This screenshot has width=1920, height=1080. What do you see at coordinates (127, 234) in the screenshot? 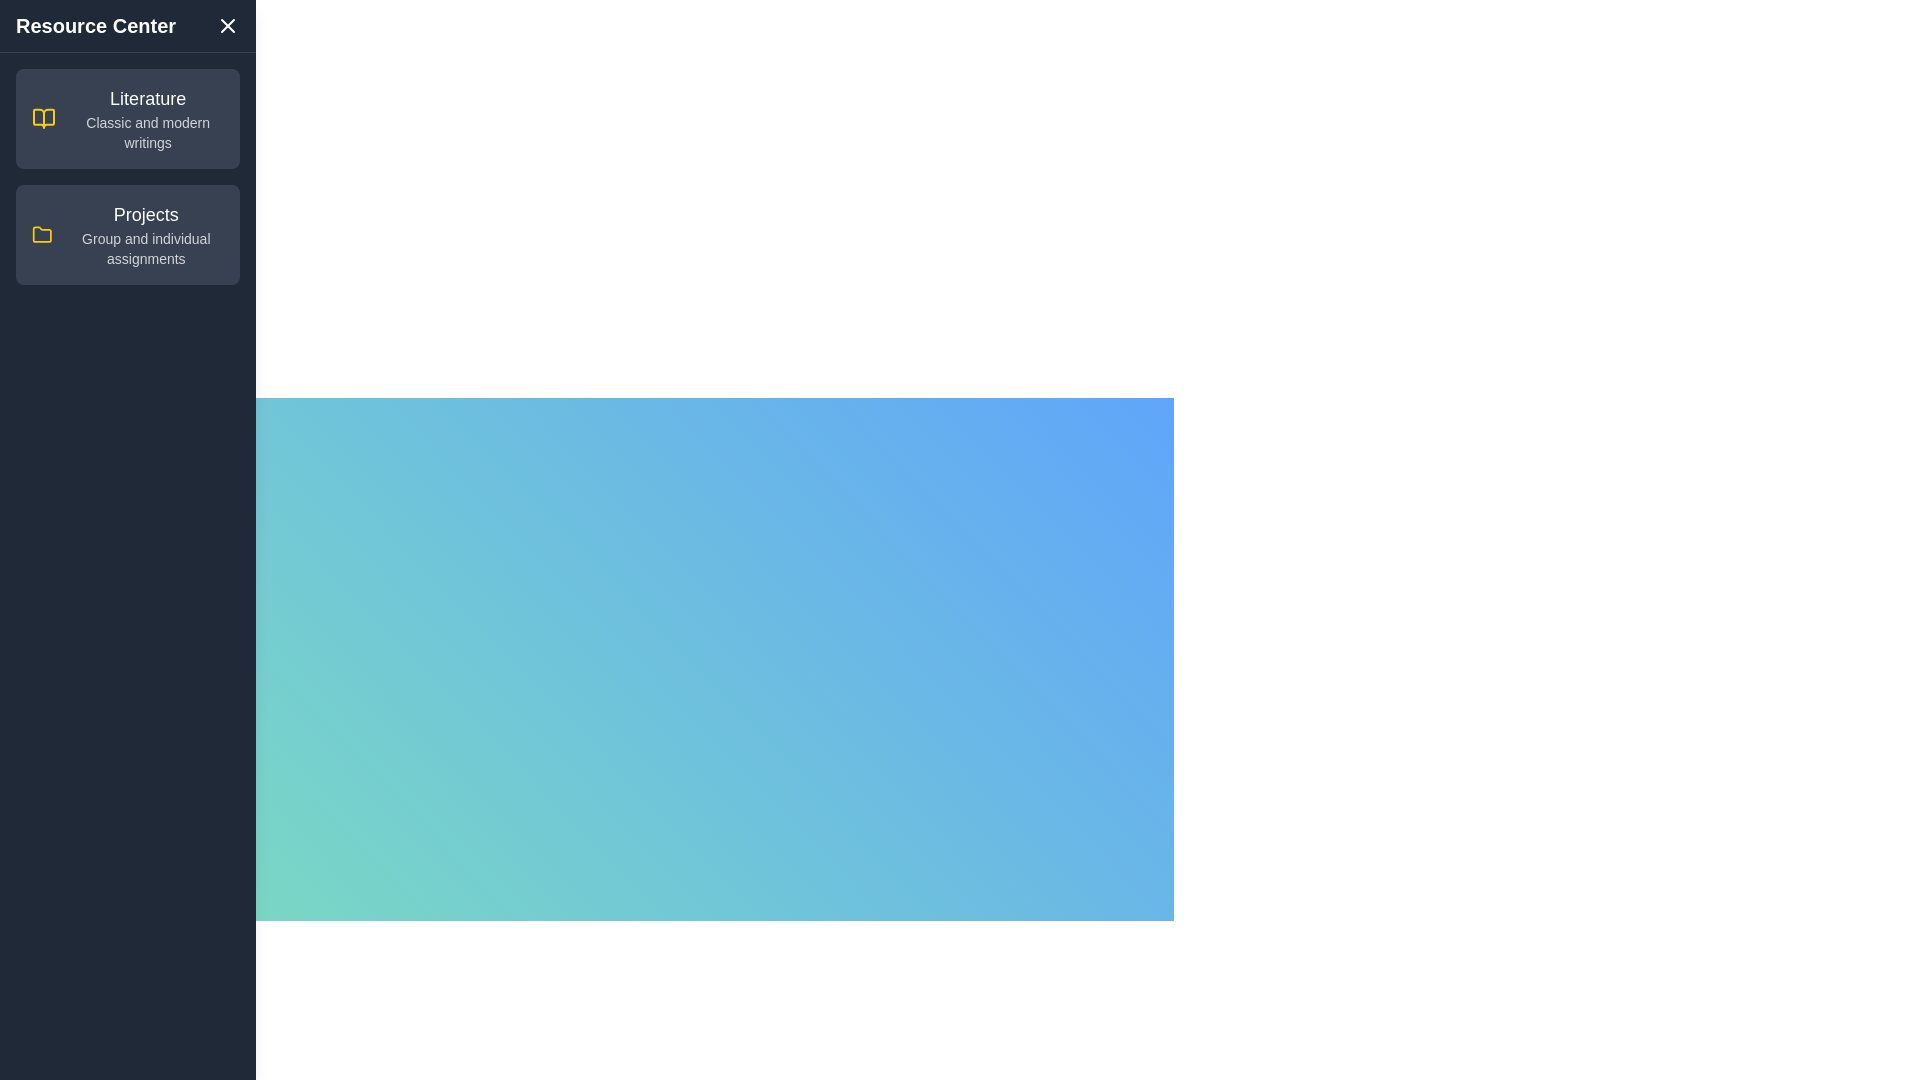
I see `the category Projects to highlight it` at bounding box center [127, 234].